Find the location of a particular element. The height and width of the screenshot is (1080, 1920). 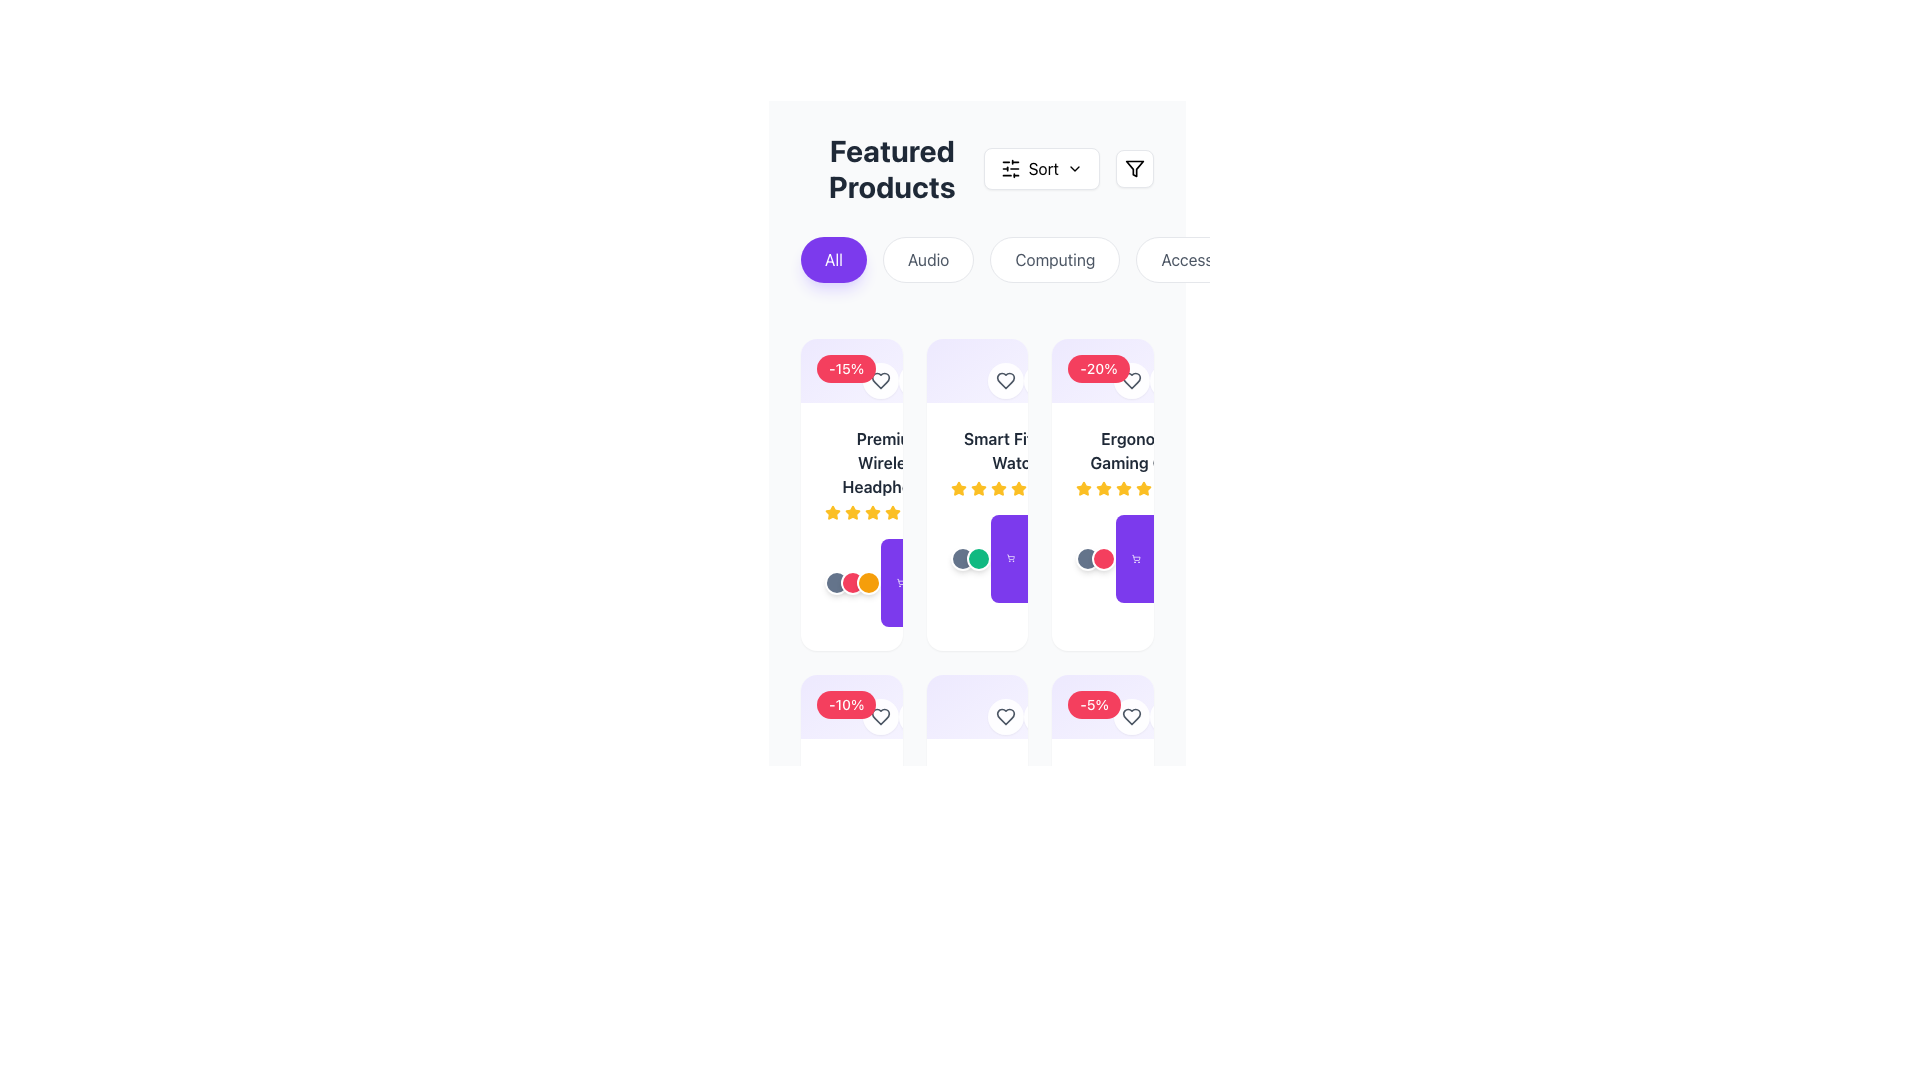

the discount badge indicating a 20% reduction in price for the 'Ergonomic Gaming' item located in the top-left corner of the product card is located at coordinates (1098, 369).